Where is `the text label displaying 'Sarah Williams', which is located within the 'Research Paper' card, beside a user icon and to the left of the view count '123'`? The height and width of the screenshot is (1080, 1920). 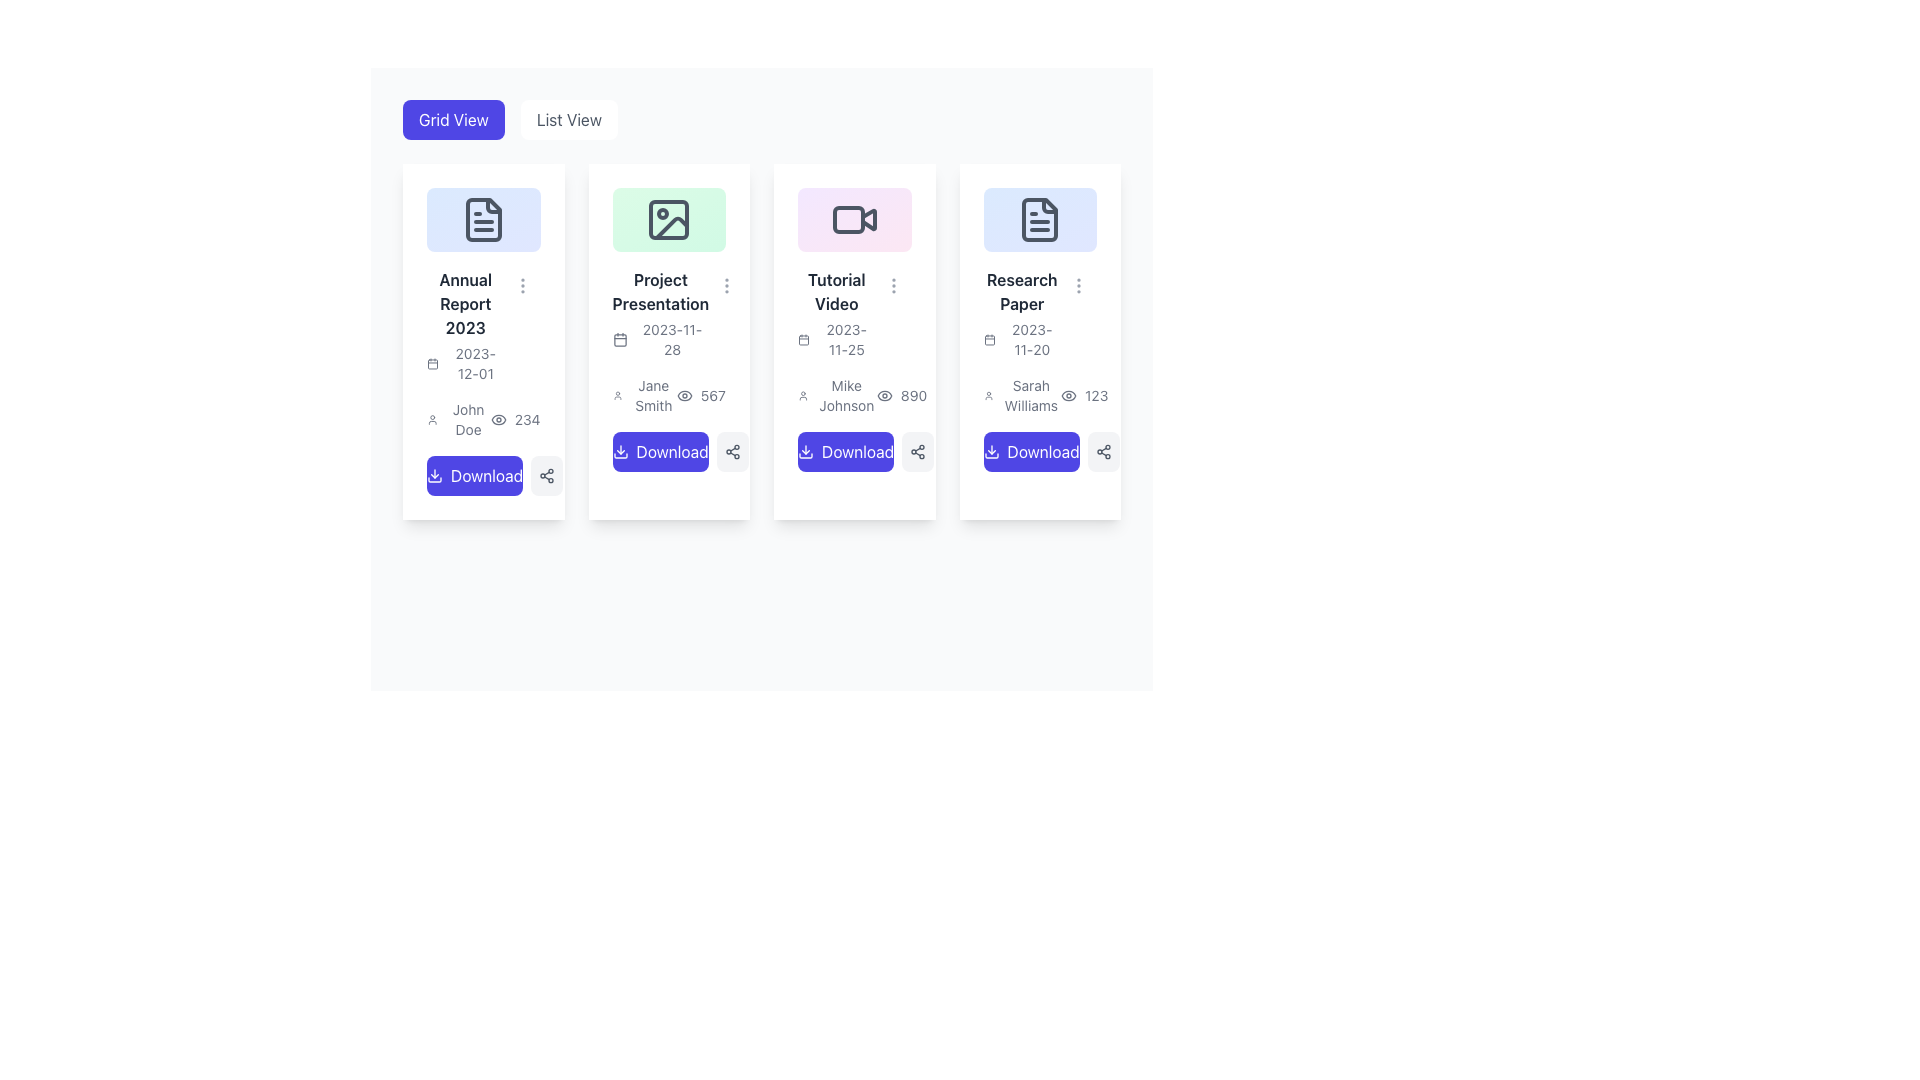 the text label displaying 'Sarah Williams', which is located within the 'Research Paper' card, beside a user icon and to the left of the view count '123' is located at coordinates (1022, 395).